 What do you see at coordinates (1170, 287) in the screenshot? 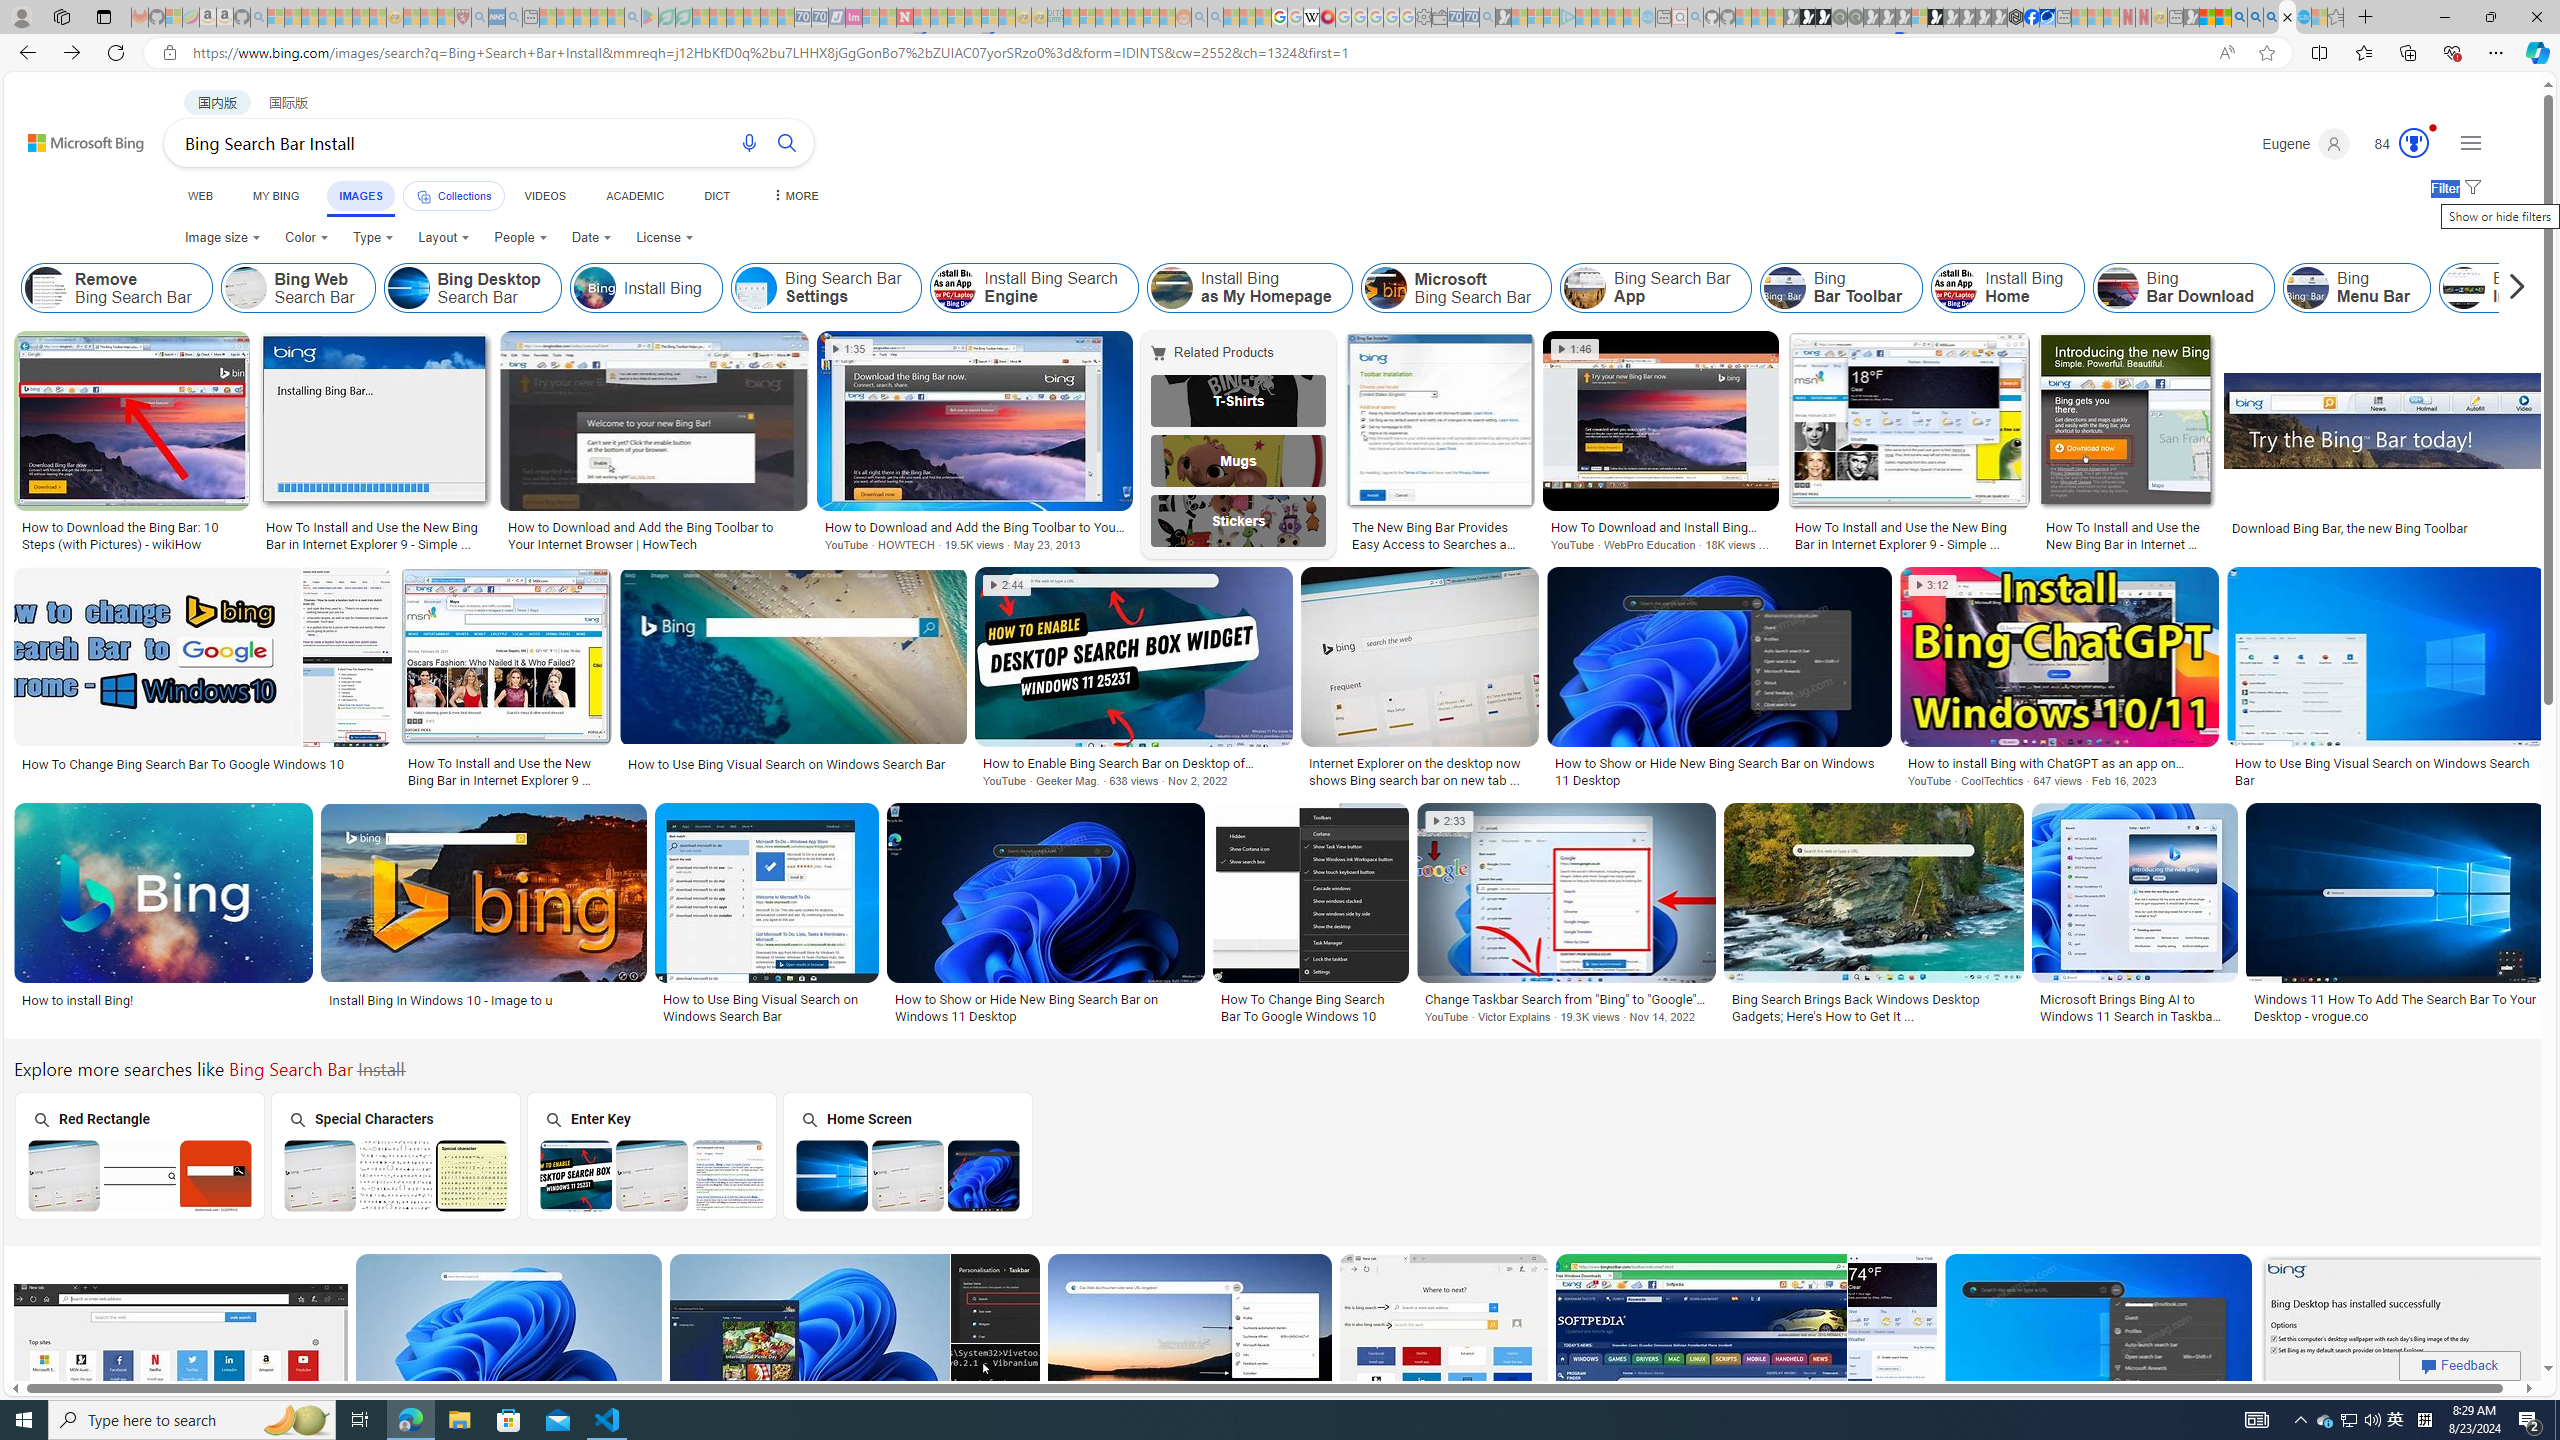
I see `'Install Bing as My Homepage'` at bounding box center [1170, 287].